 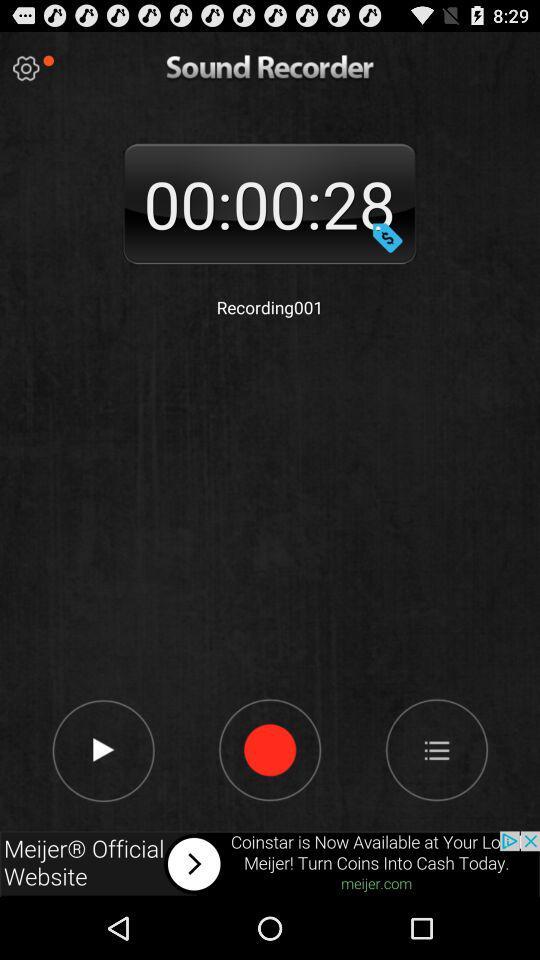 I want to click on play page, so click(x=103, y=748).